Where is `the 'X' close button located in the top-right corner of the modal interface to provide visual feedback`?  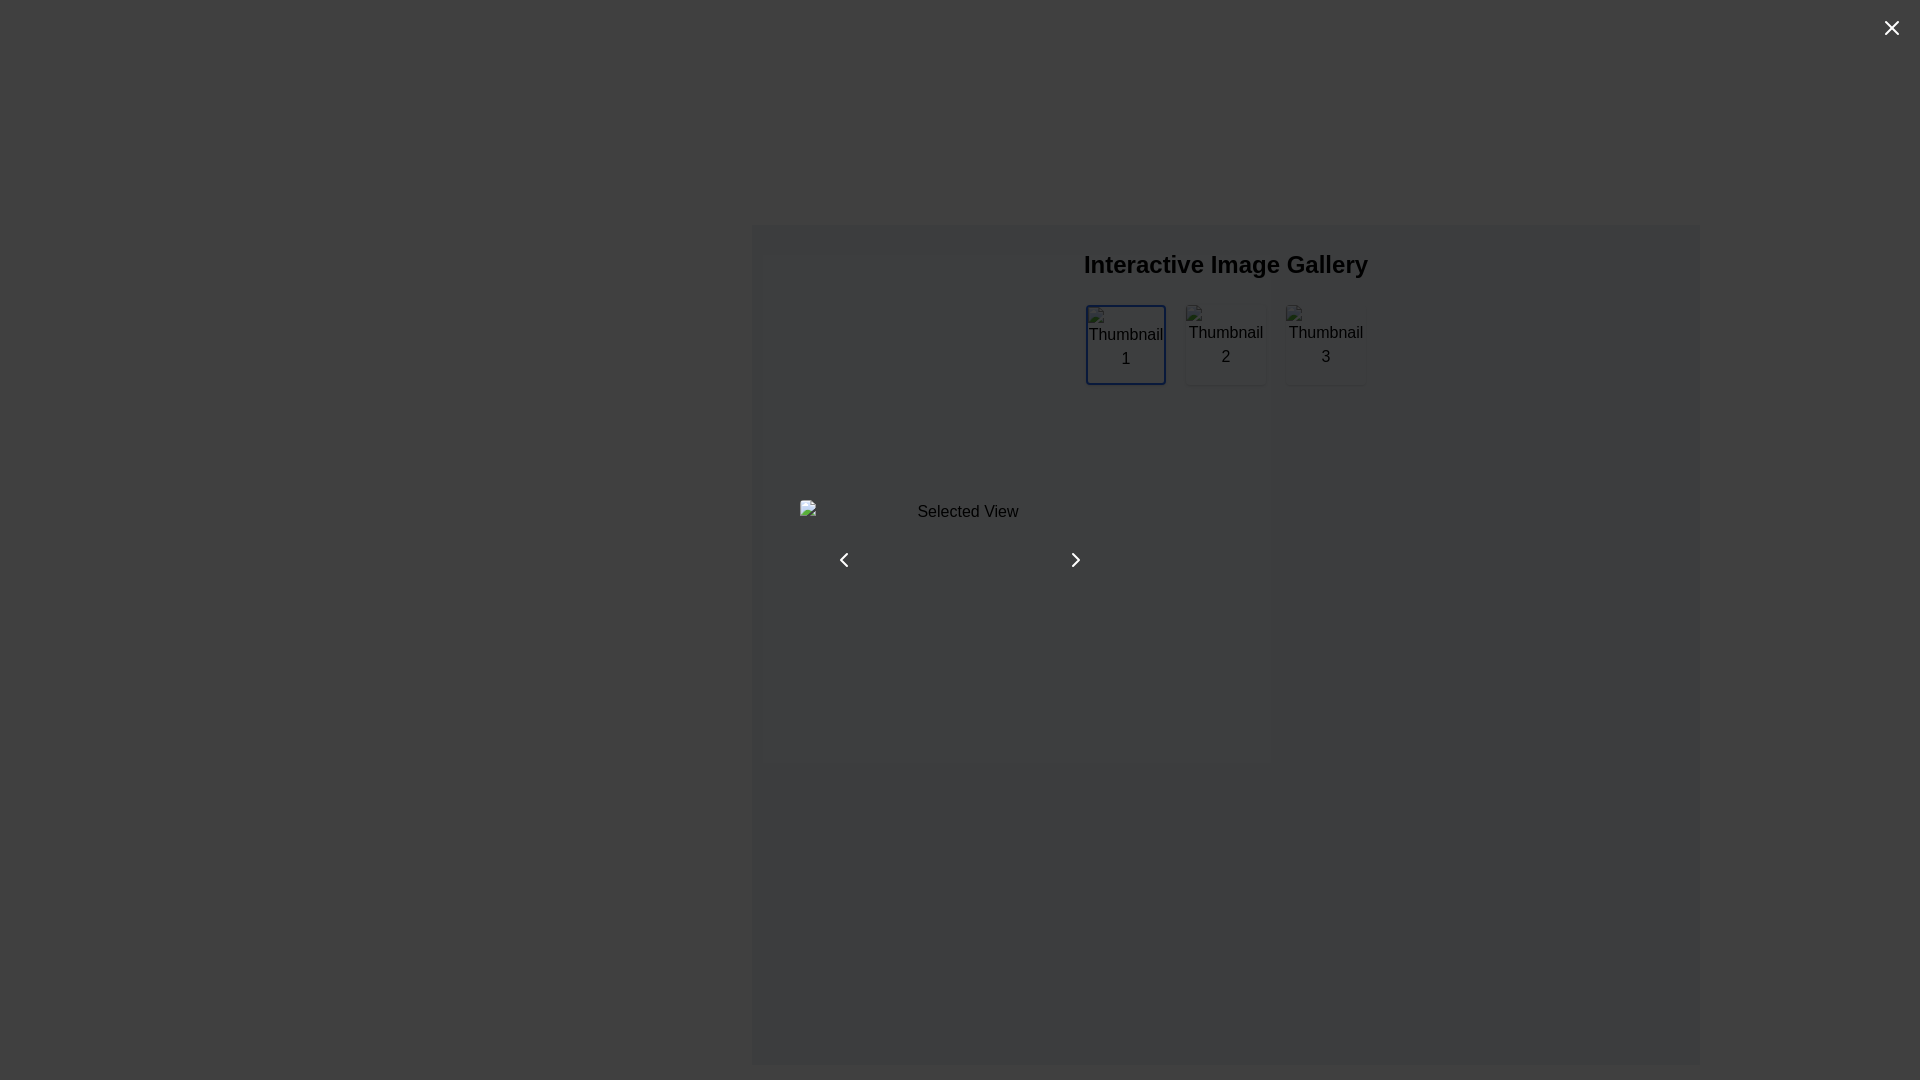
the 'X' close button located in the top-right corner of the modal interface to provide visual feedback is located at coordinates (1890, 27).